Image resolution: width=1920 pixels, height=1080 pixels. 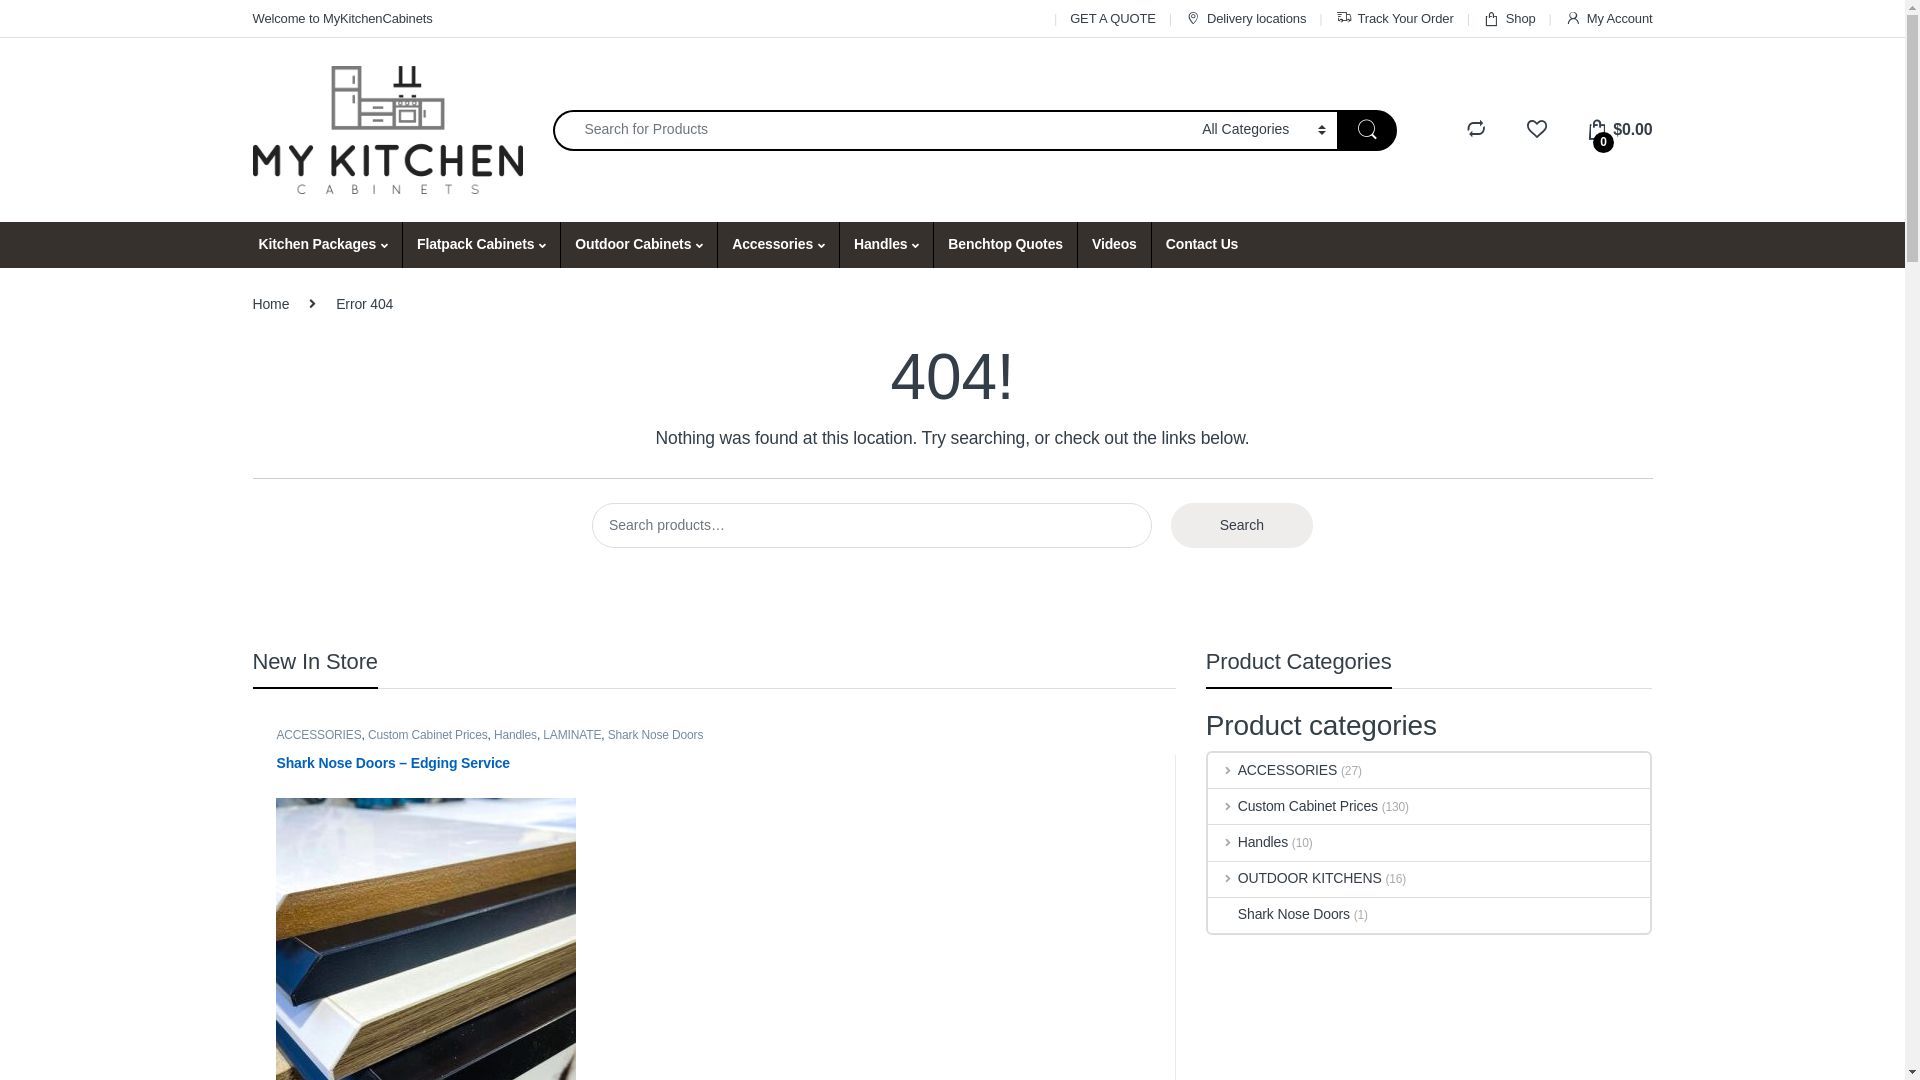 I want to click on 'Welcome to MyKitchenCabinets', so click(x=341, y=18).